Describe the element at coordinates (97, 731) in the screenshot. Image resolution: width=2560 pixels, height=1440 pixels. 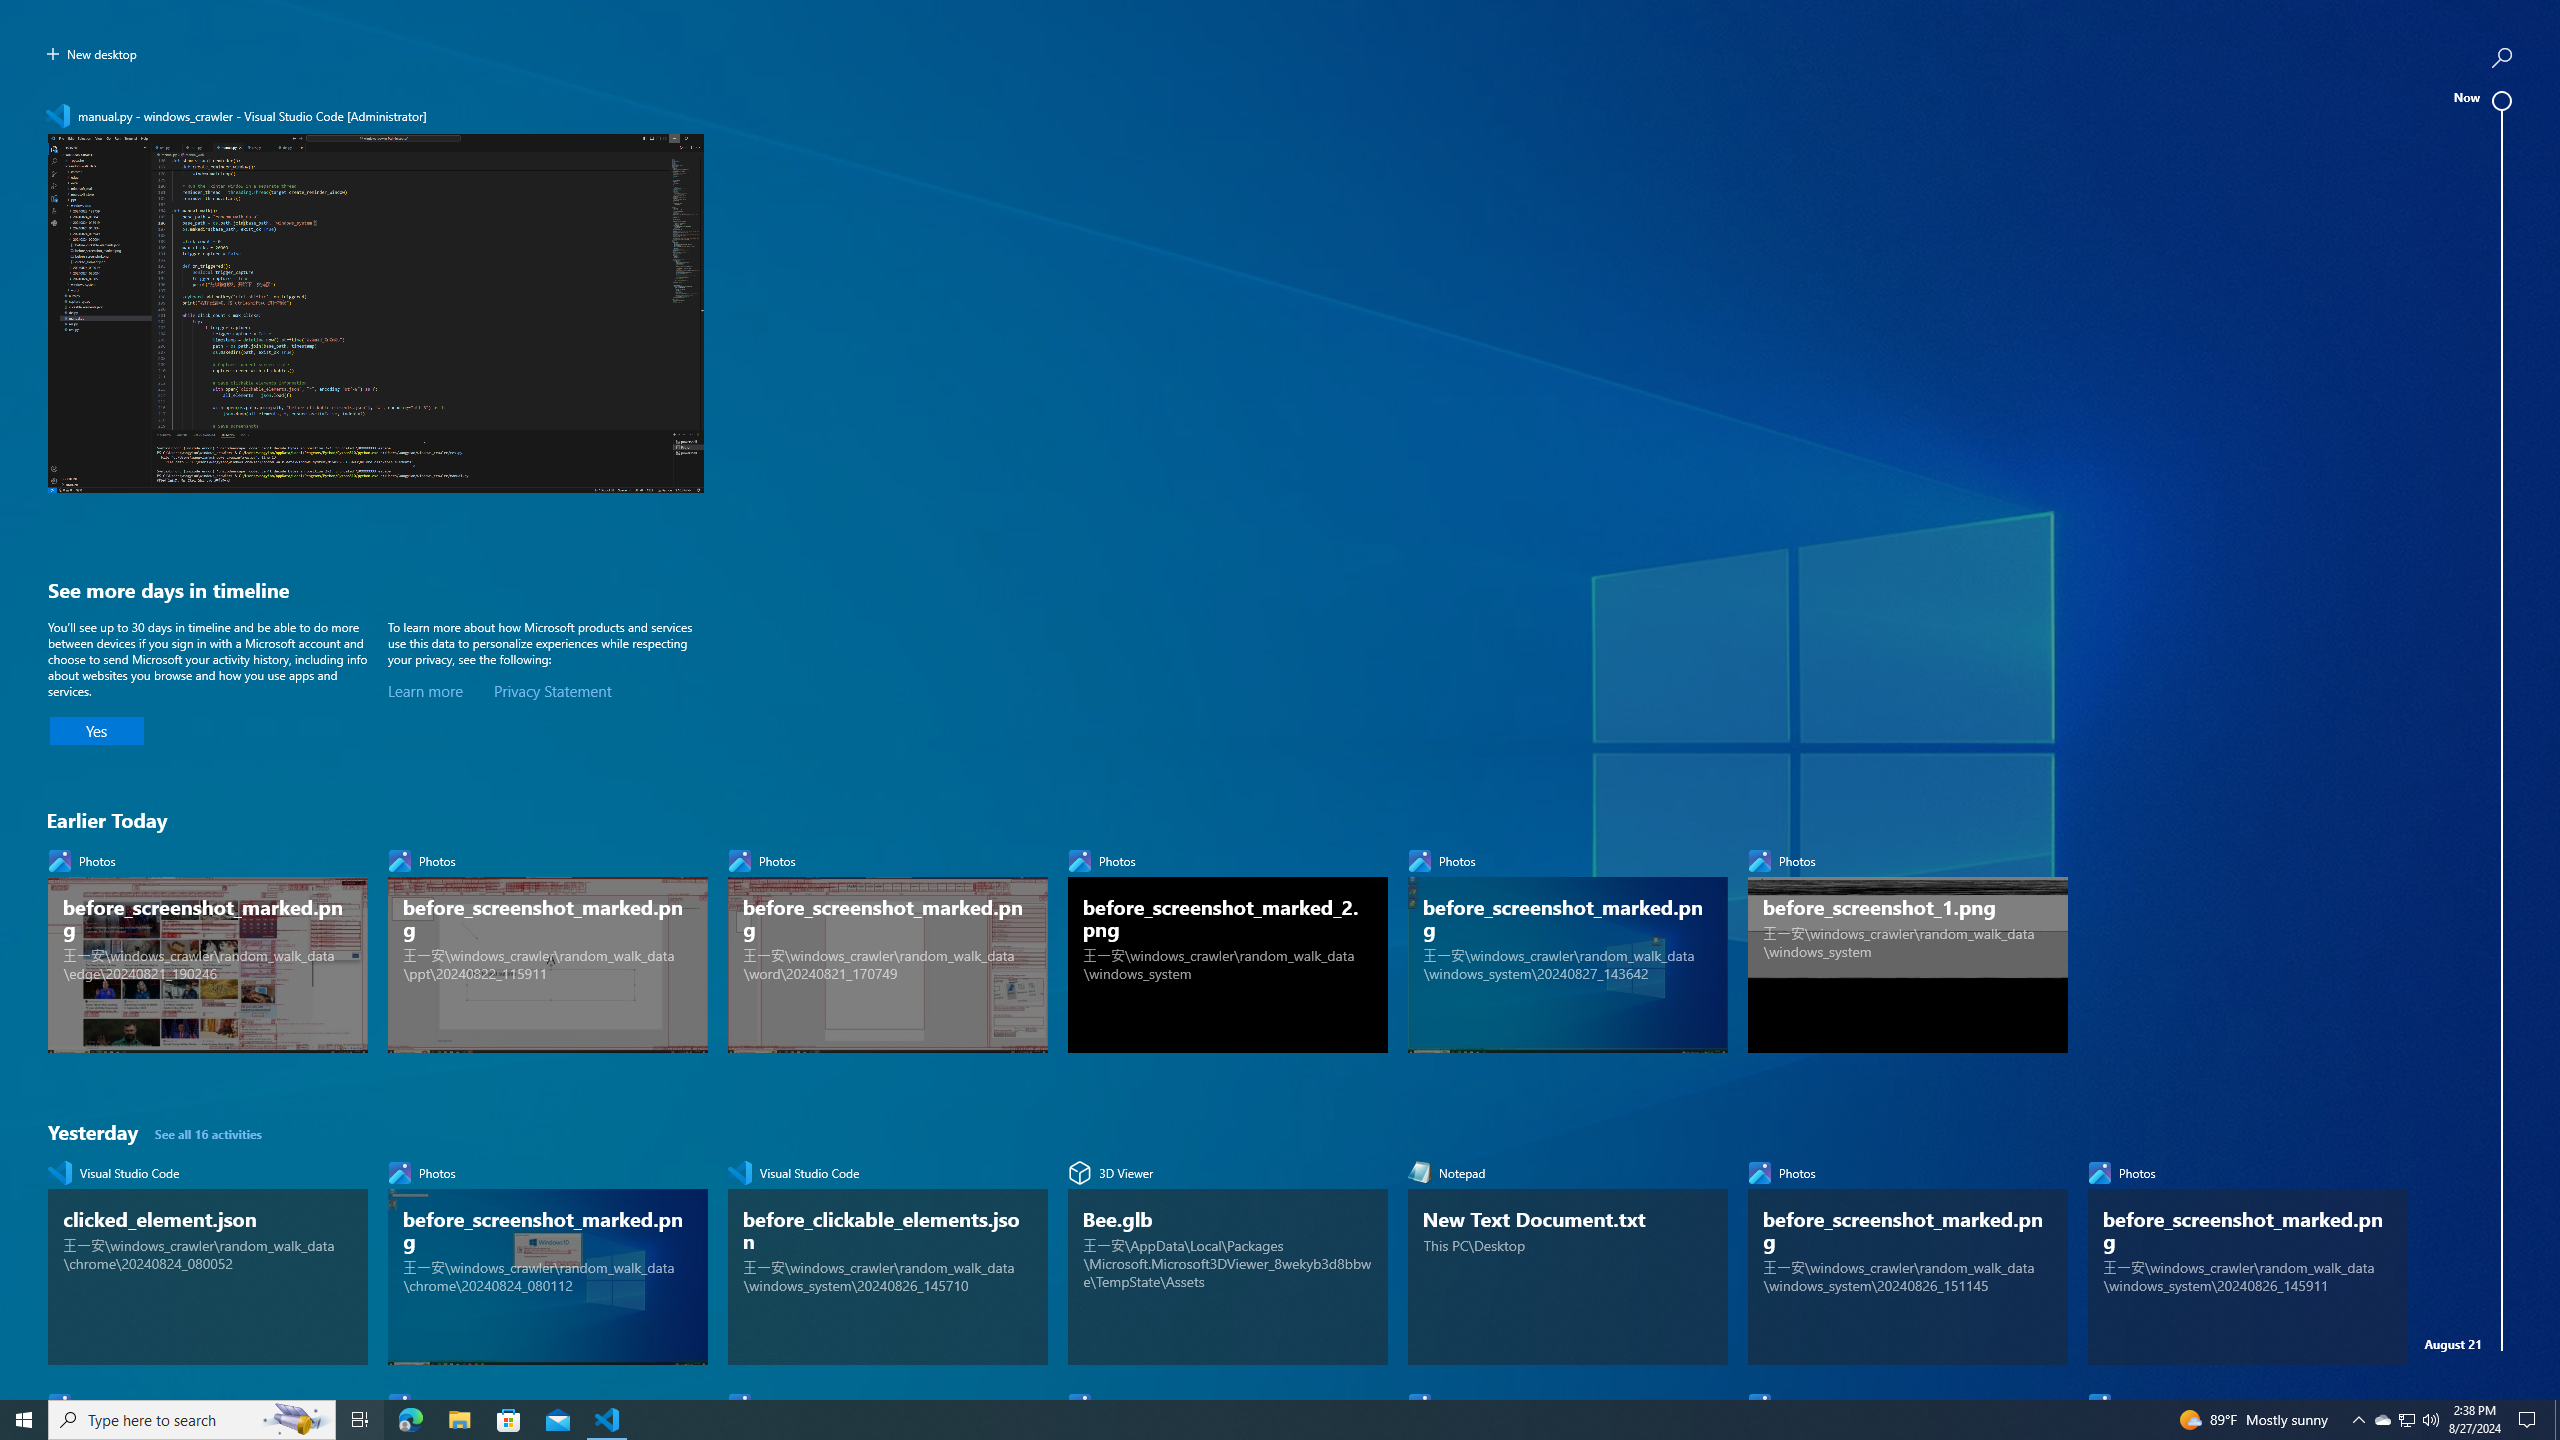
I see `'Yes'` at that location.